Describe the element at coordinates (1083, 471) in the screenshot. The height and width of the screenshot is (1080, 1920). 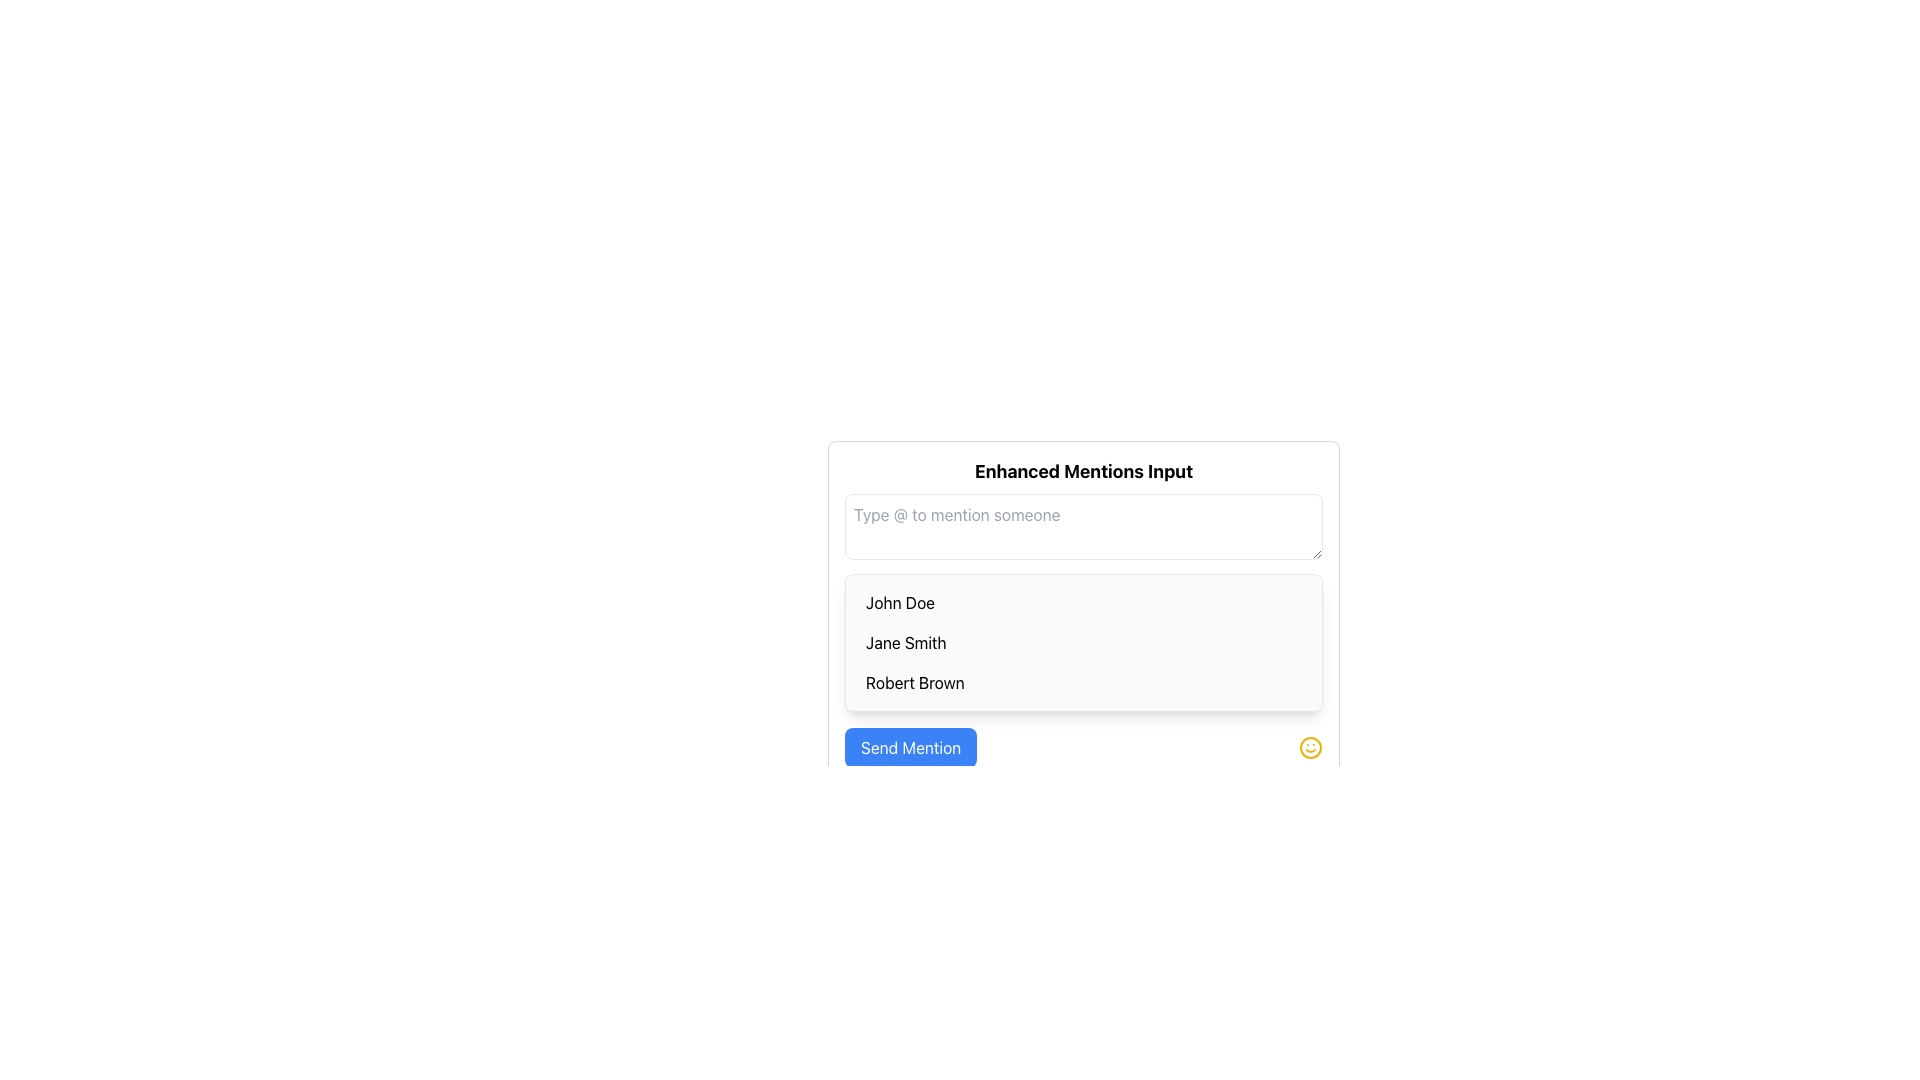
I see `the Text Label at the top of the section, which serves as the title or header for the input section` at that location.